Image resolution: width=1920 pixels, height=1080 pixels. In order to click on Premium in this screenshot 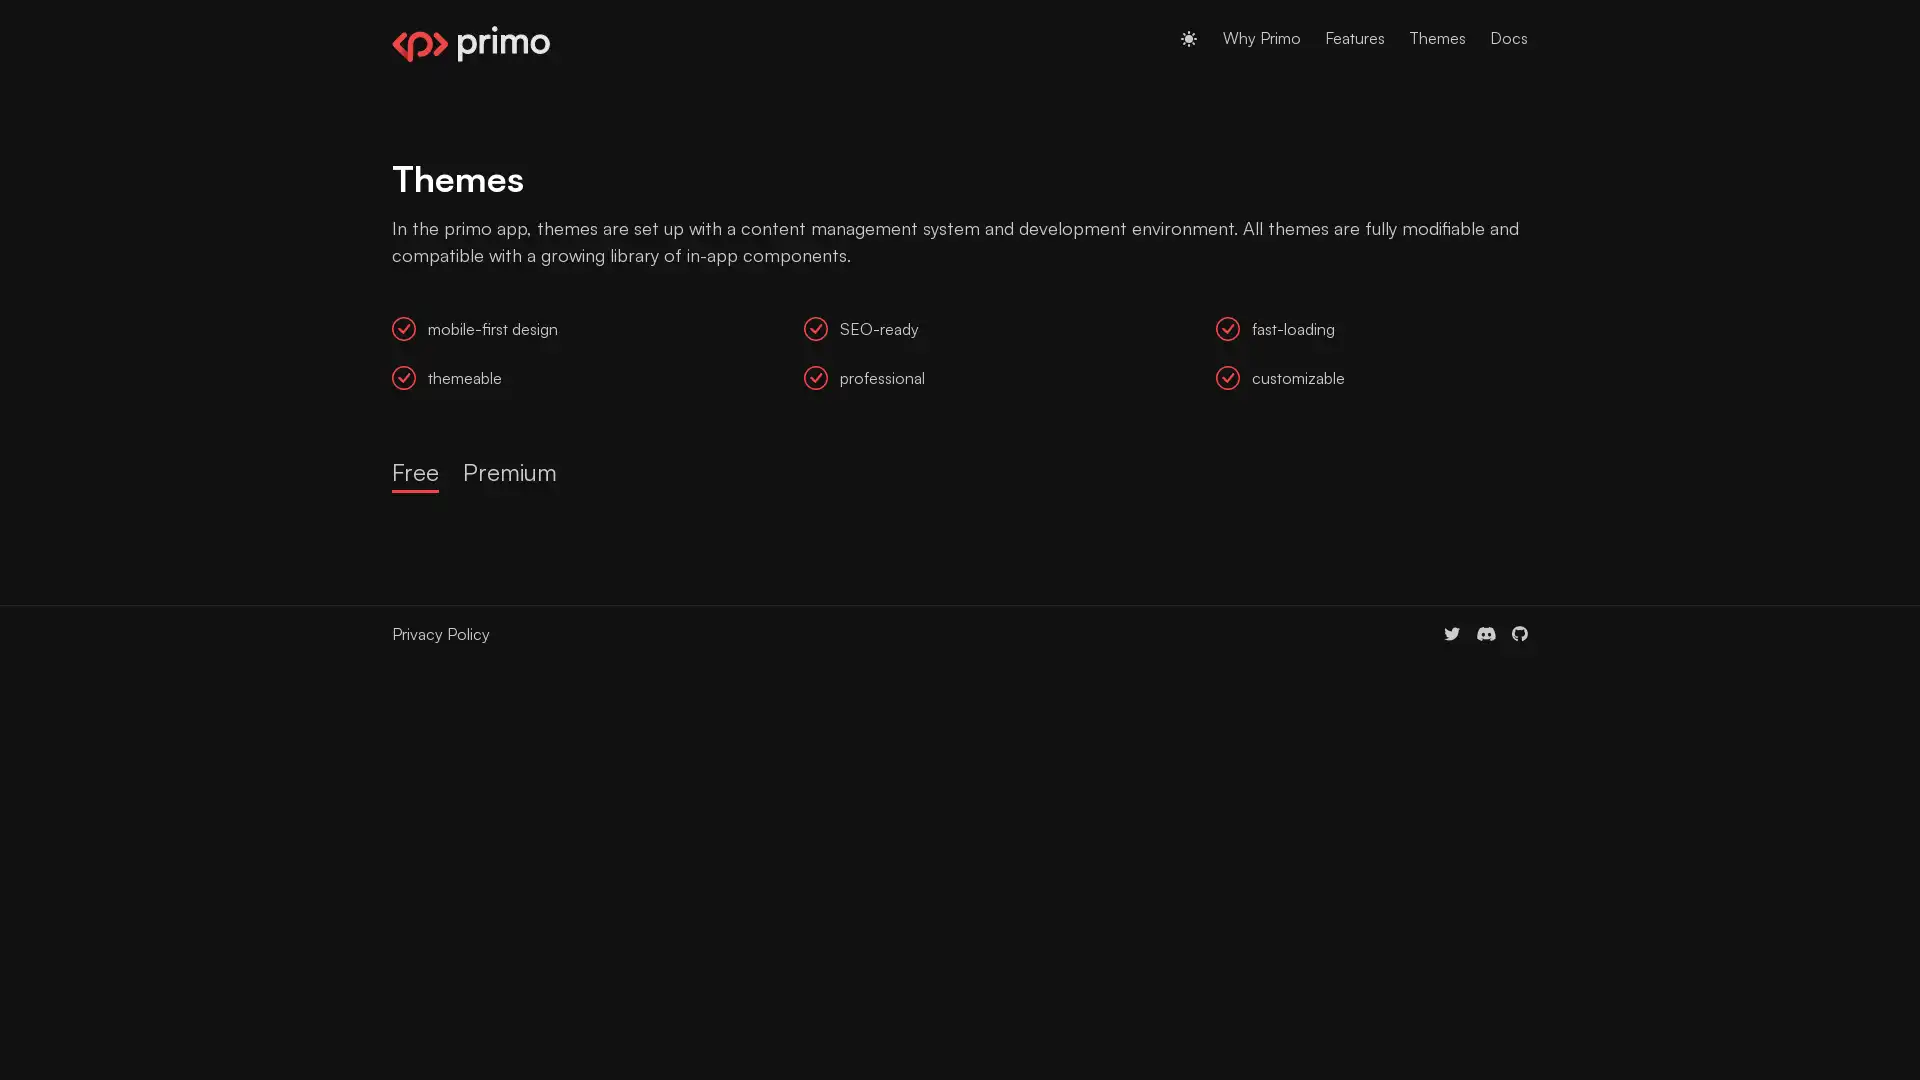, I will do `click(509, 473)`.